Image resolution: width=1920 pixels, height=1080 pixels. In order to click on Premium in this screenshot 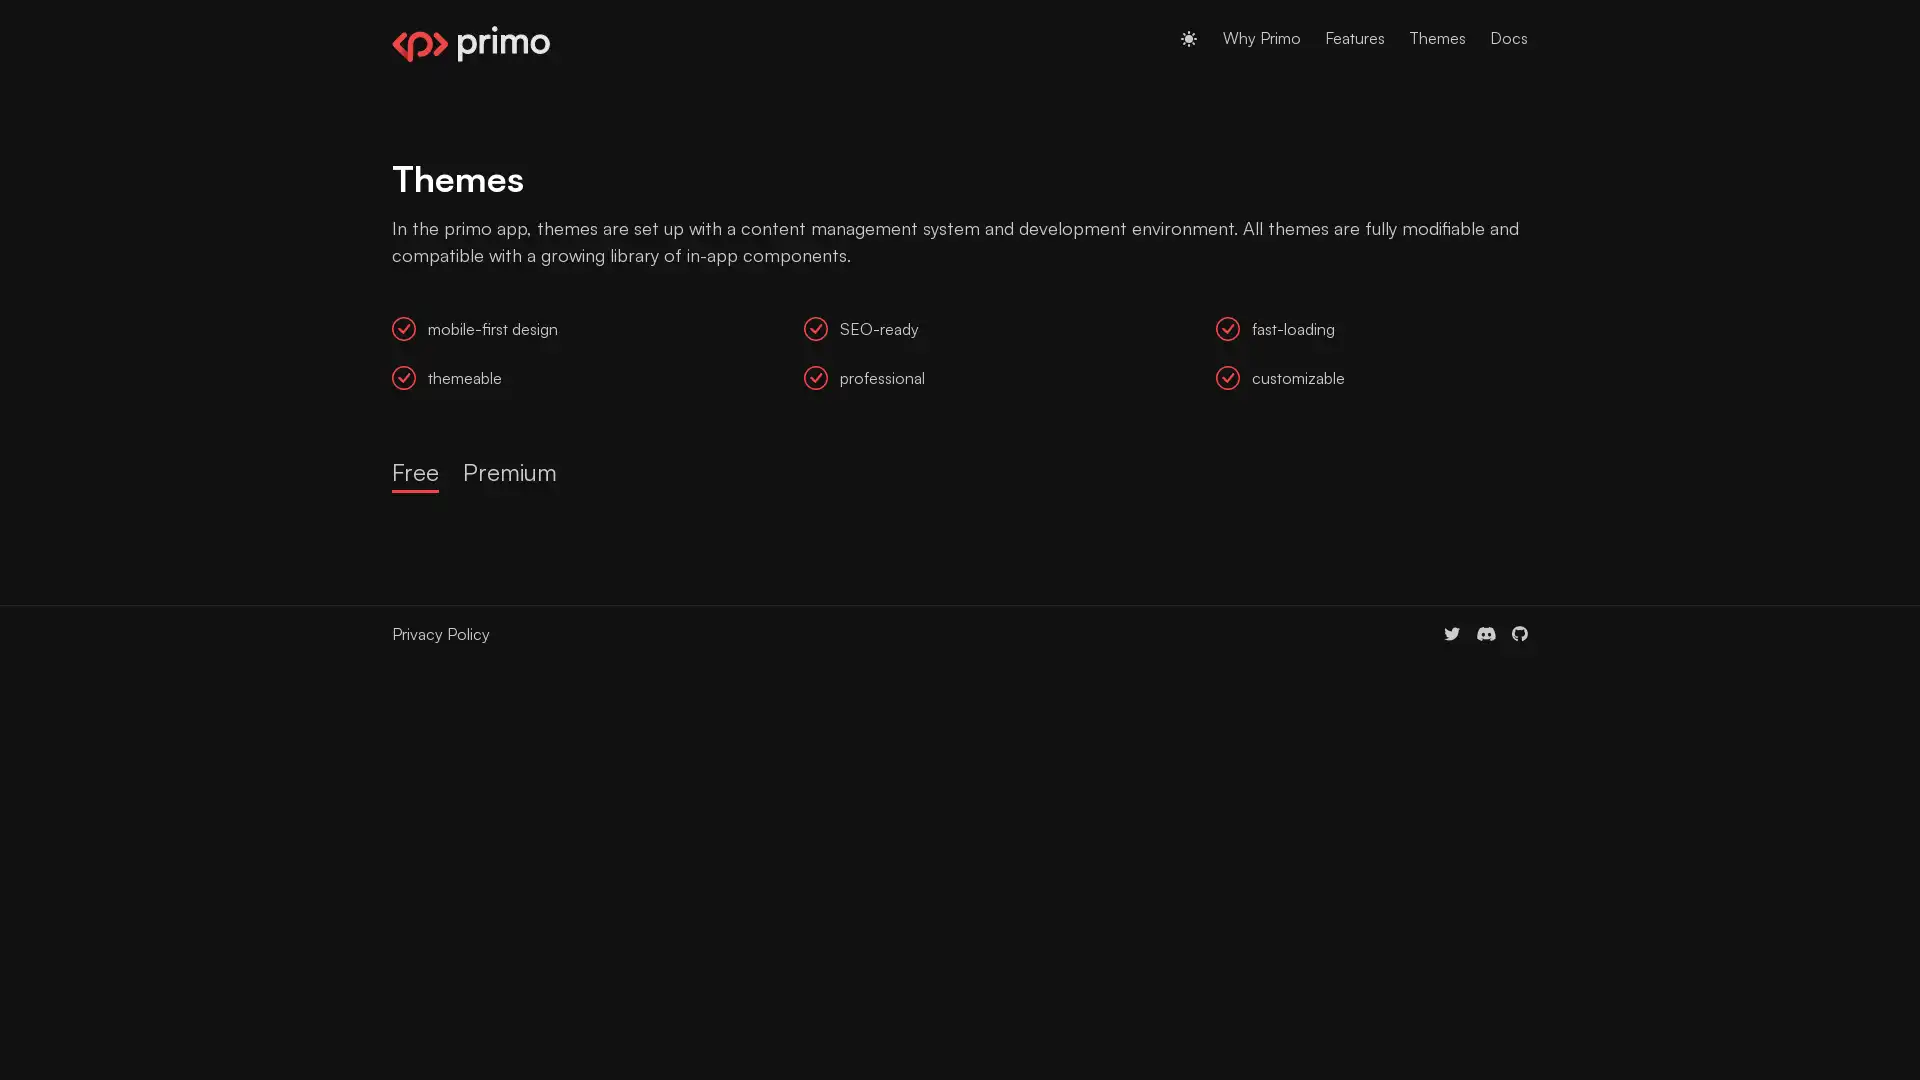, I will do `click(509, 473)`.